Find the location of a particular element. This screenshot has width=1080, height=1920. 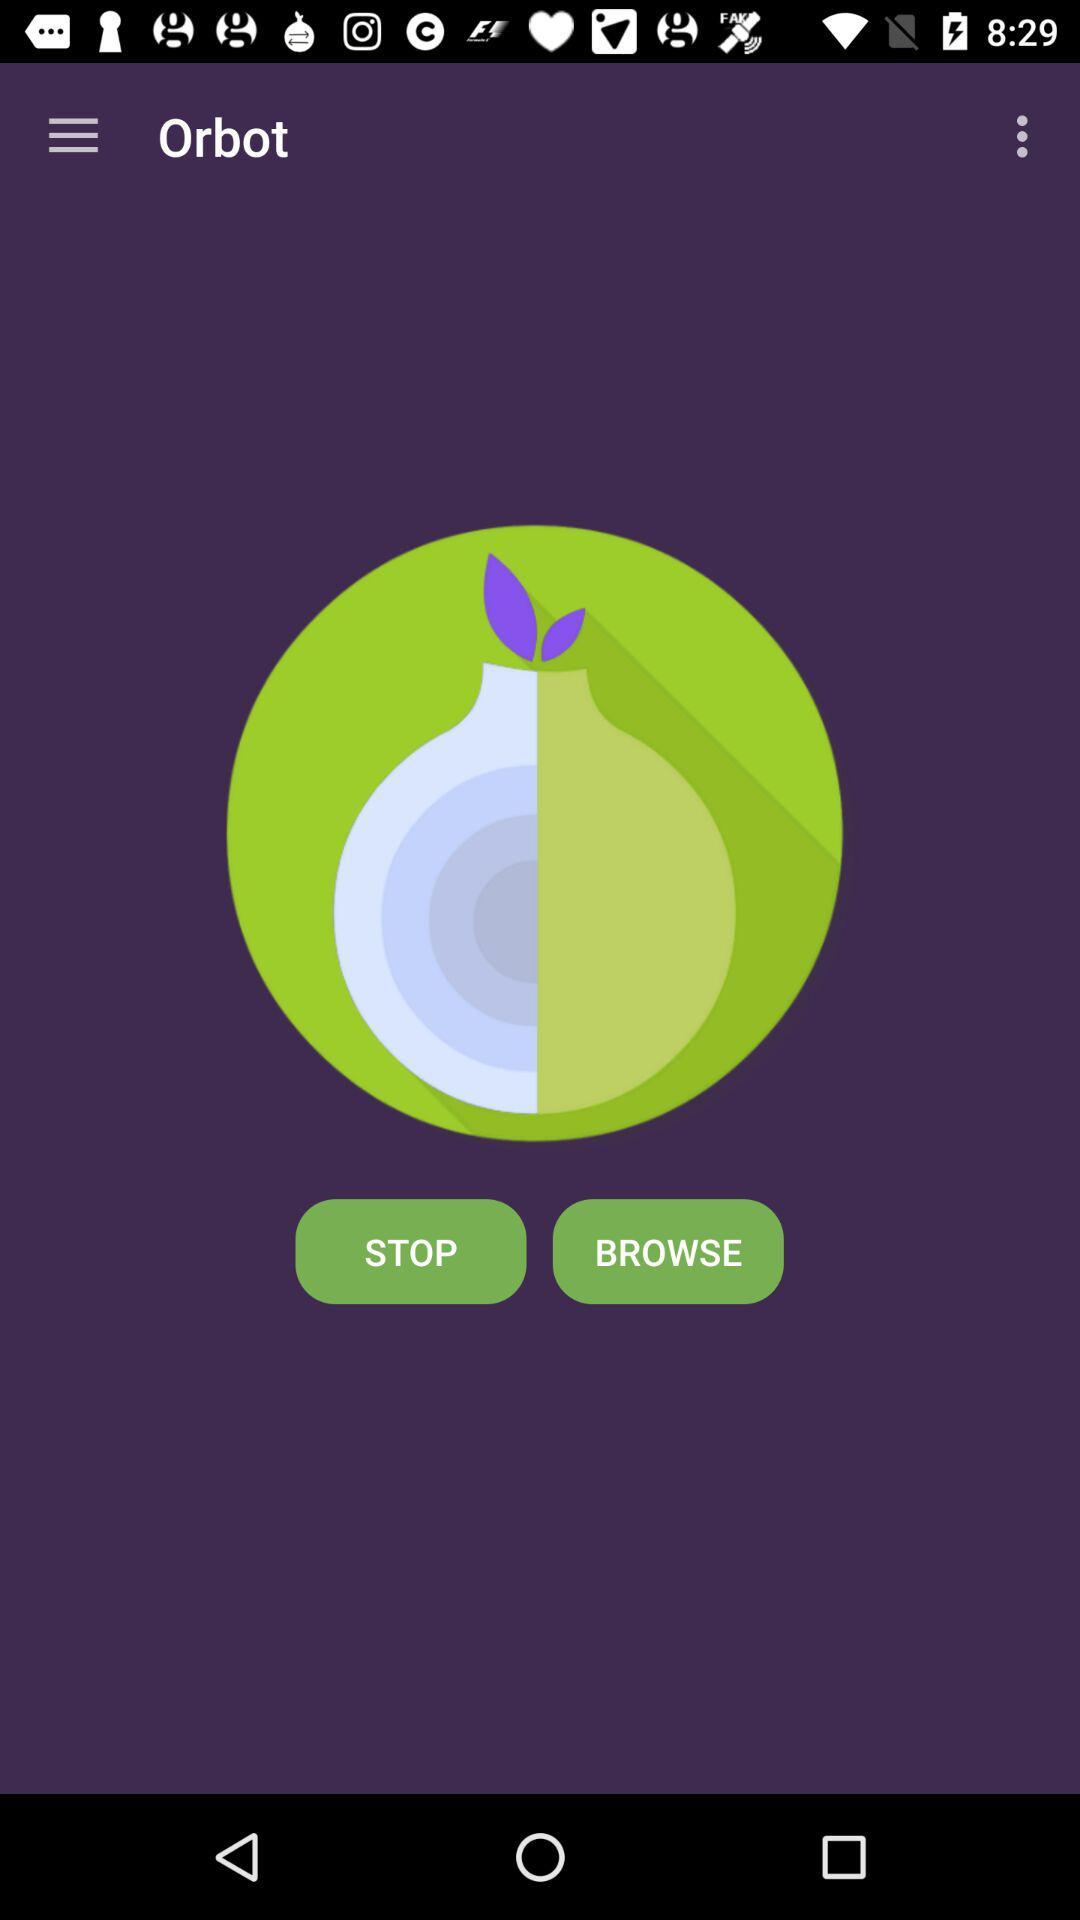

the icon to the right of stop icon is located at coordinates (668, 1250).